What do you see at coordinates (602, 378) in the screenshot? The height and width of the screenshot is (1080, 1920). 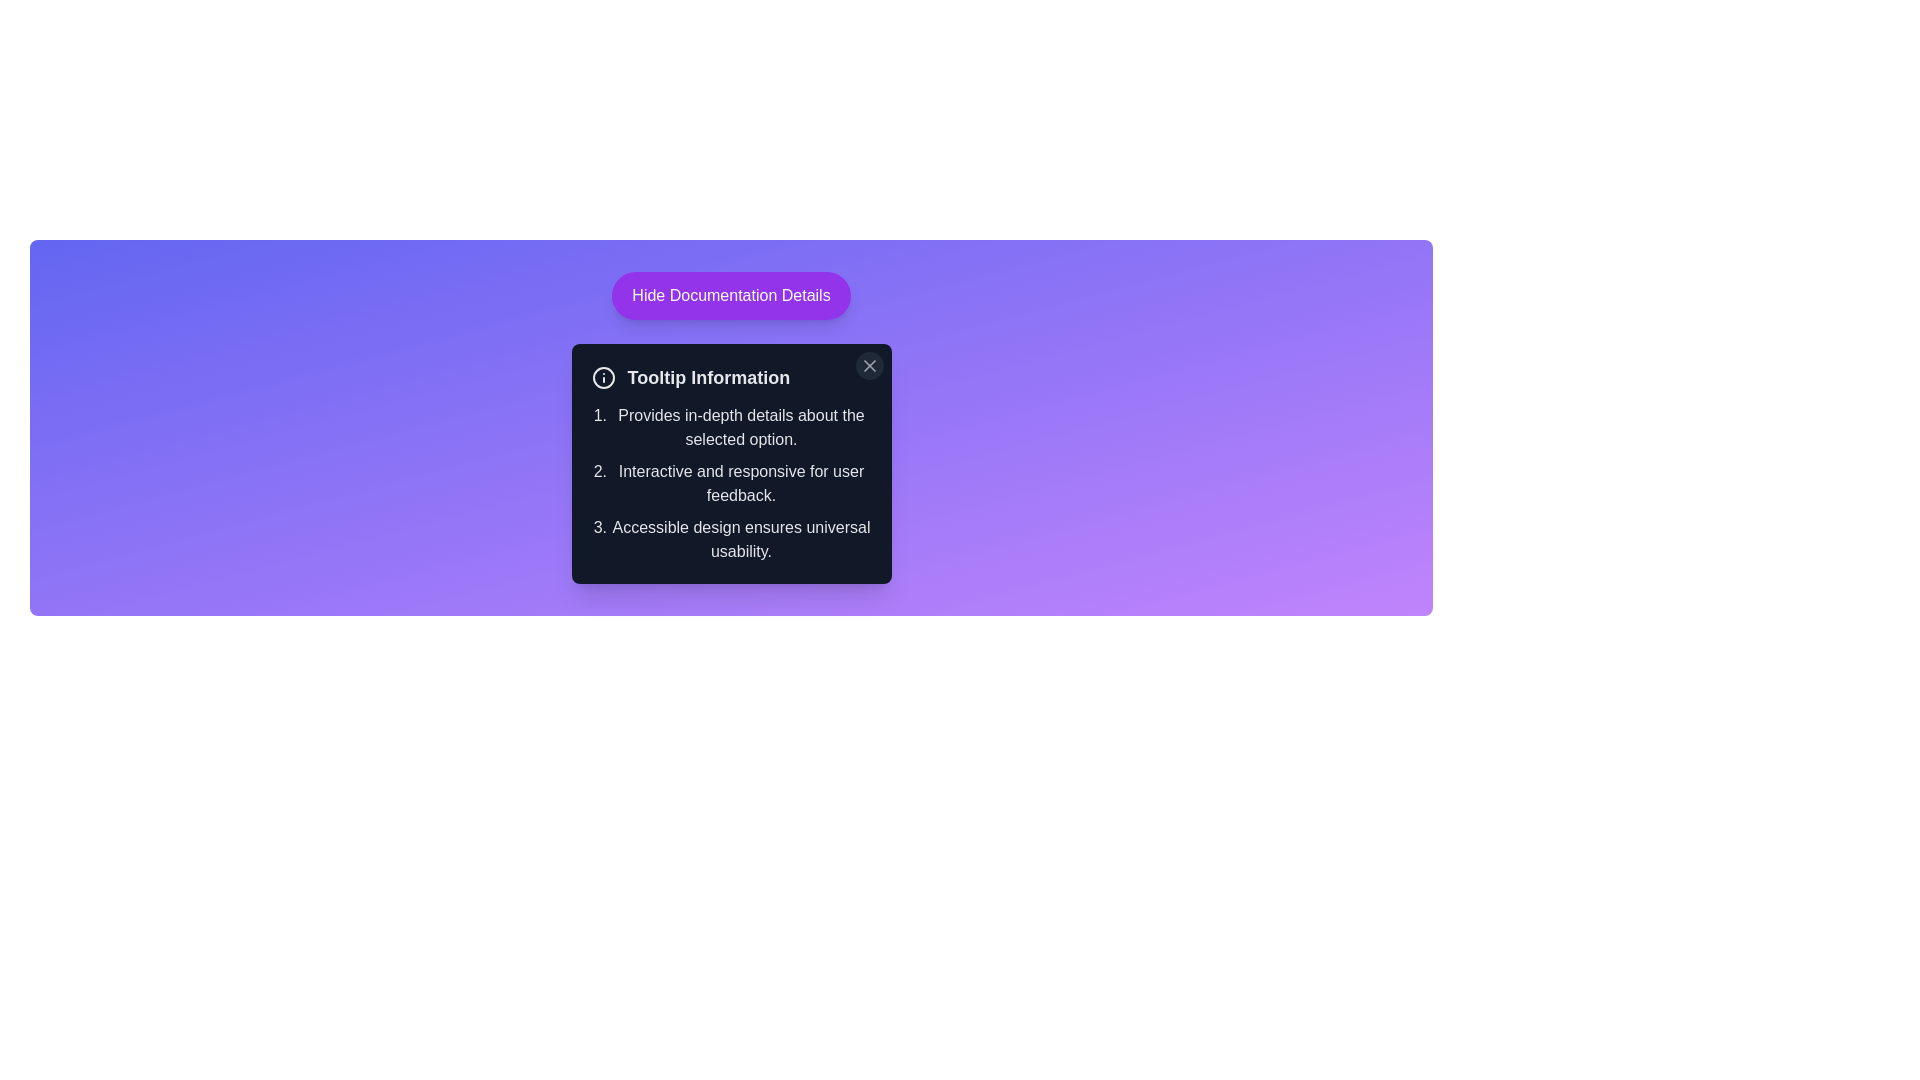 I see `the informative icon located to the far left of the 'Tooltip Information' text` at bounding box center [602, 378].